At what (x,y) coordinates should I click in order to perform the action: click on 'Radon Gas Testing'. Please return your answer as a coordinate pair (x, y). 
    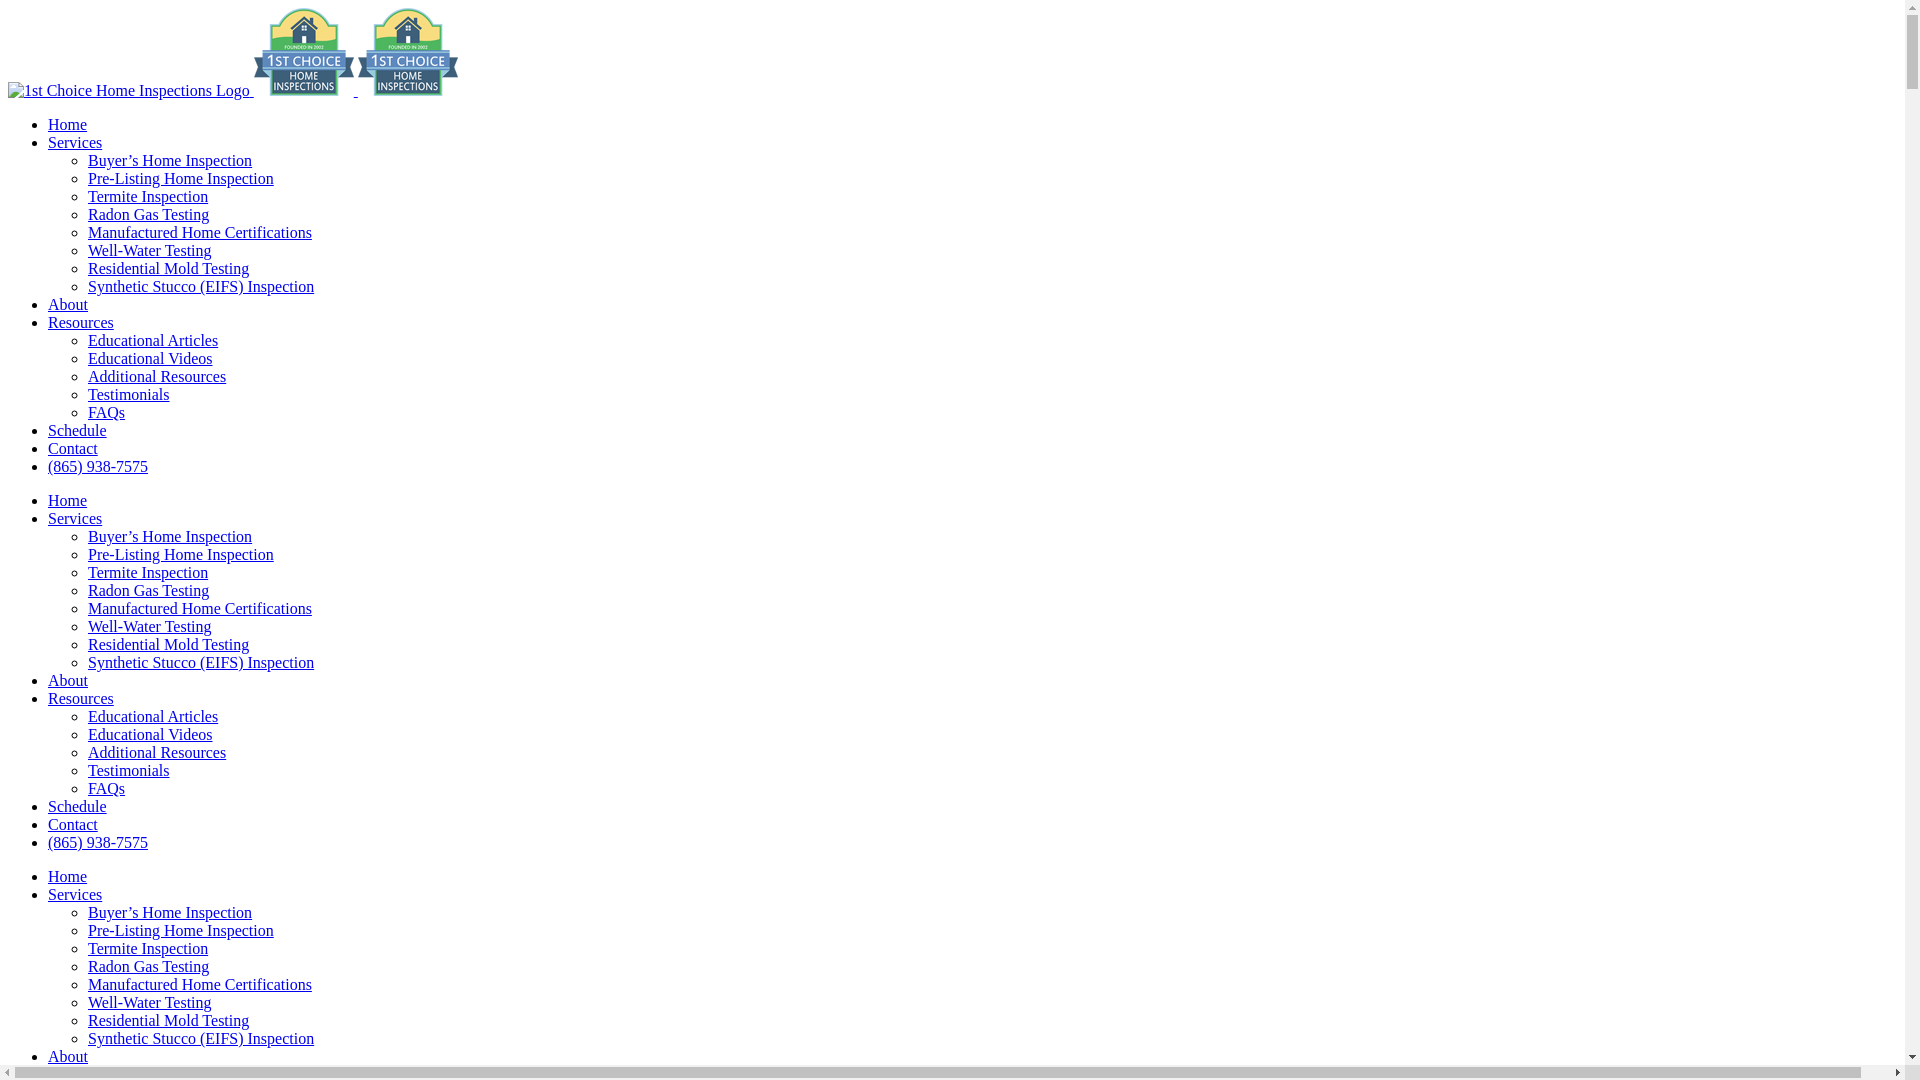
    Looking at the image, I should click on (86, 965).